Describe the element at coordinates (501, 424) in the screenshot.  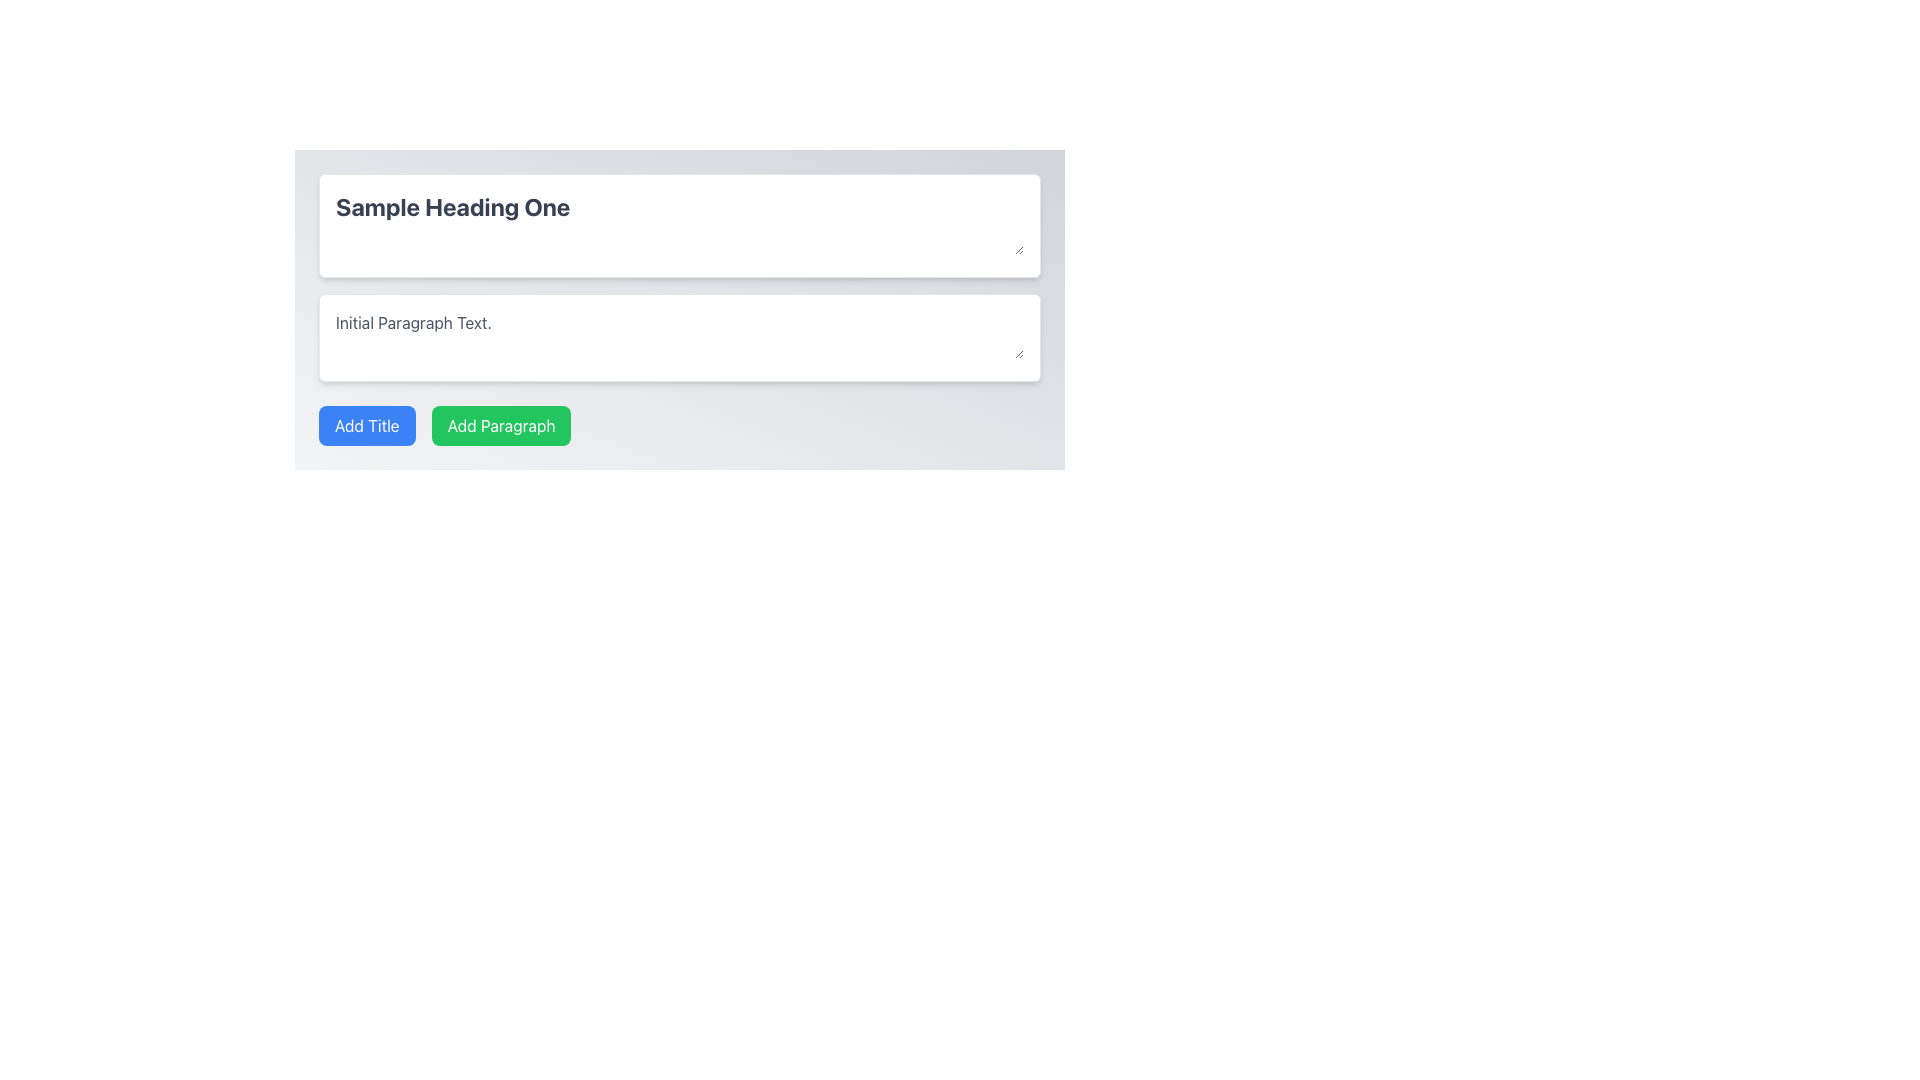
I see `the button located at the bottom section of the interface, to the right of the blue button labeled 'Add Title'` at that location.